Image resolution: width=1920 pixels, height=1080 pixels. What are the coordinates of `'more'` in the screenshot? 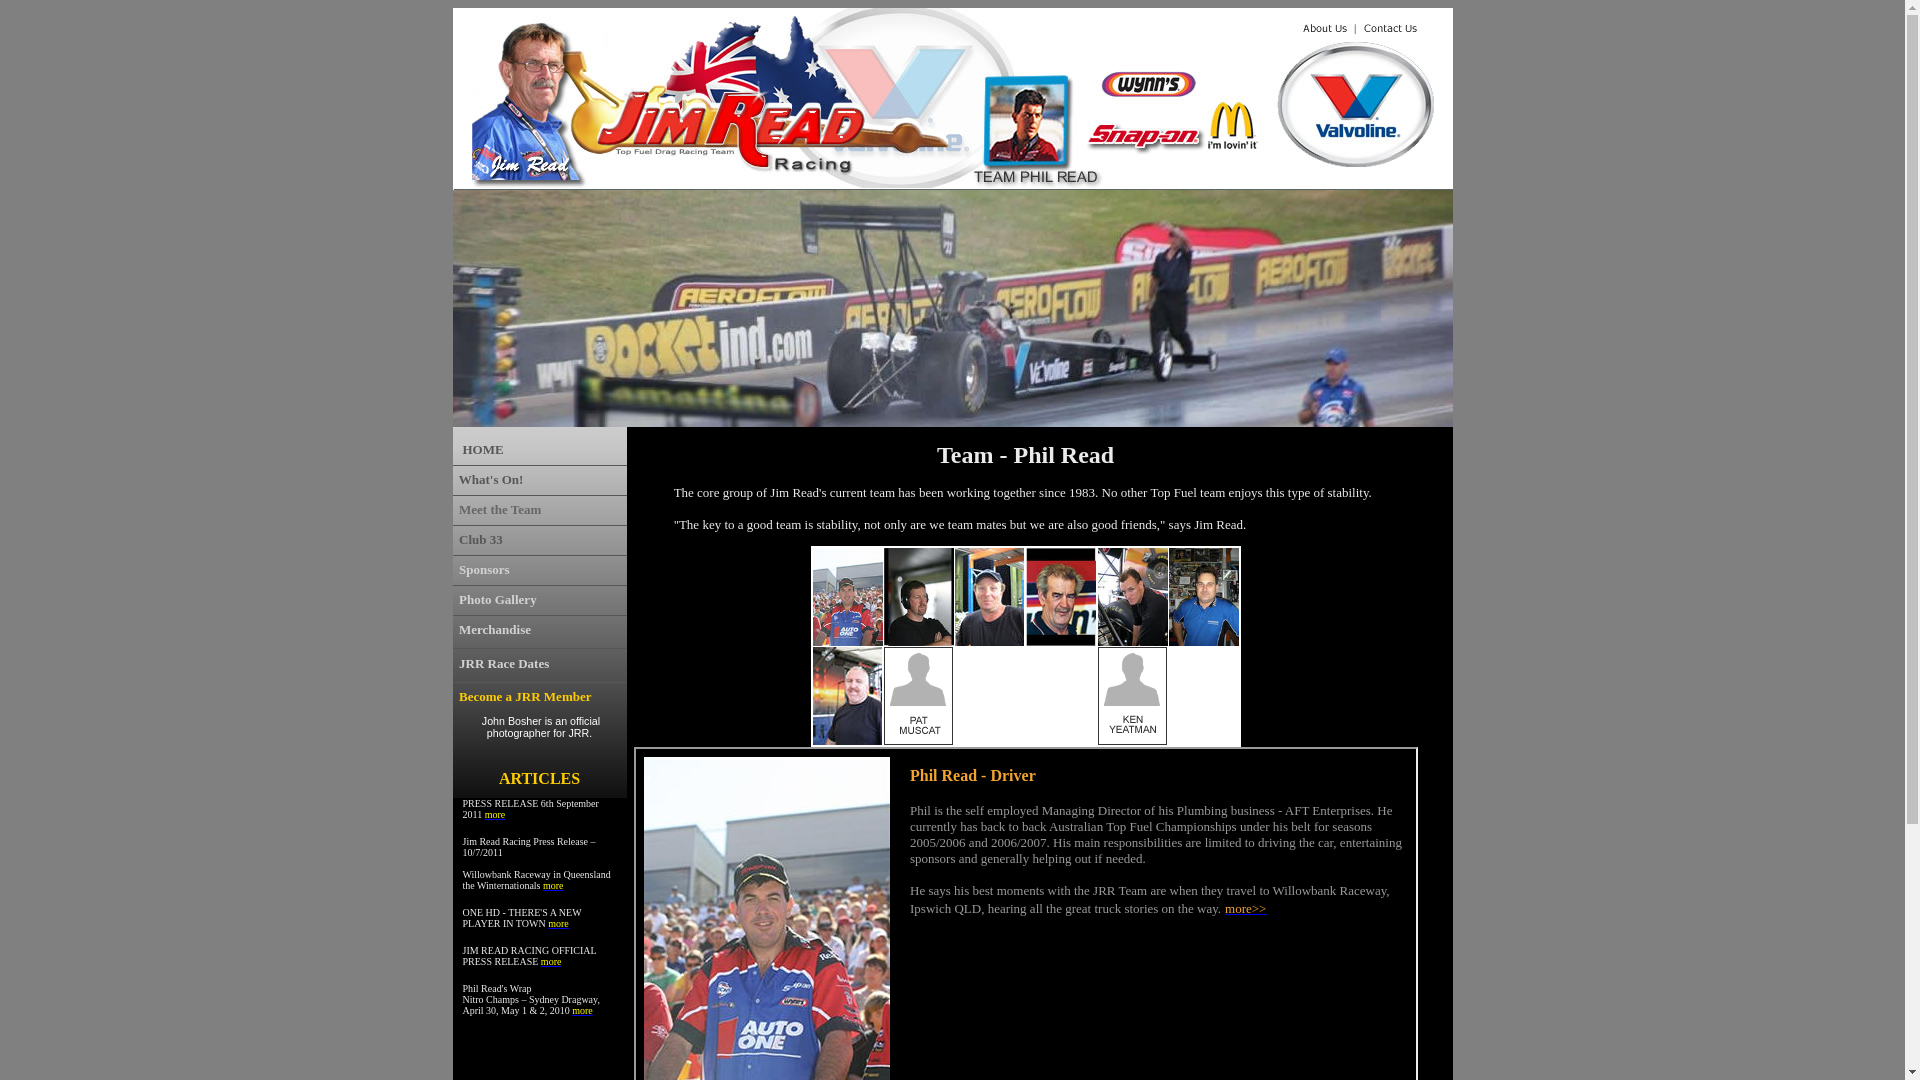 It's located at (581, 1008).